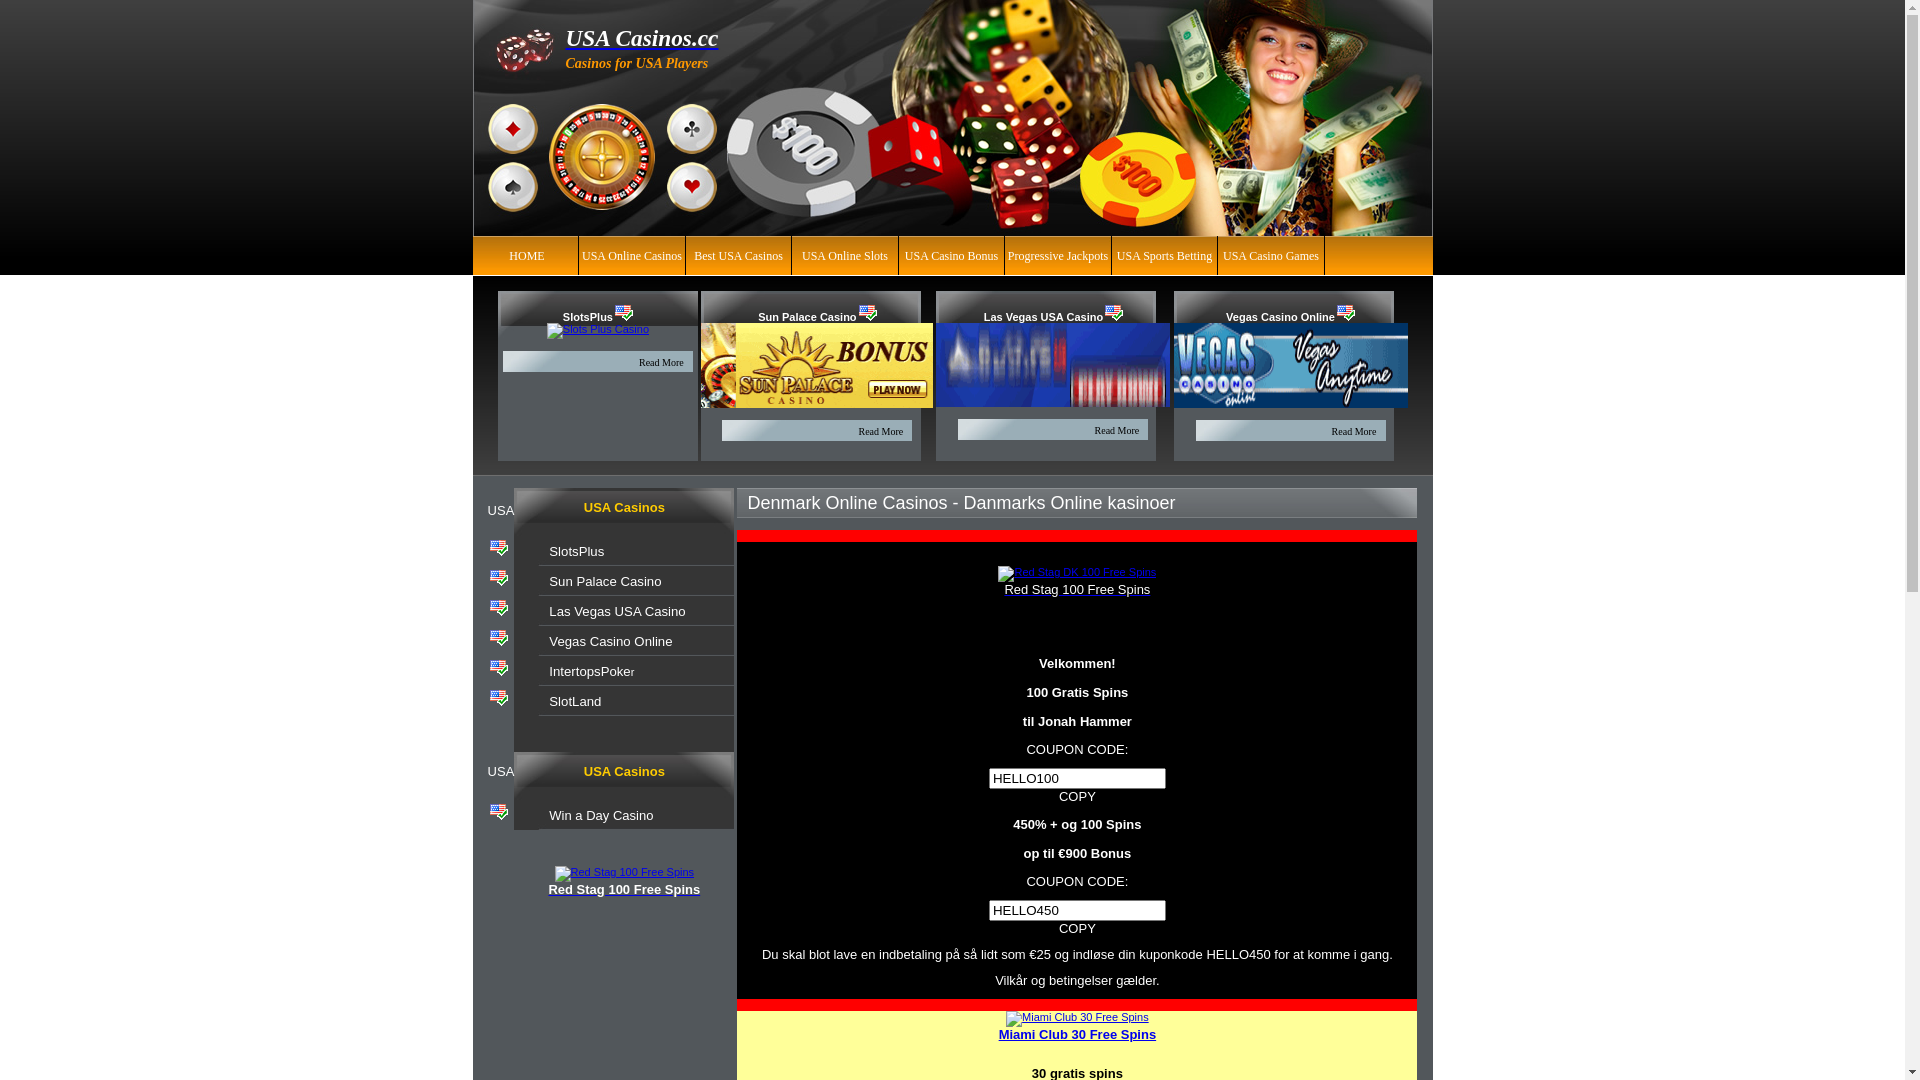  Describe the element at coordinates (609, 641) in the screenshot. I see `'Vegas Casino Online'` at that location.